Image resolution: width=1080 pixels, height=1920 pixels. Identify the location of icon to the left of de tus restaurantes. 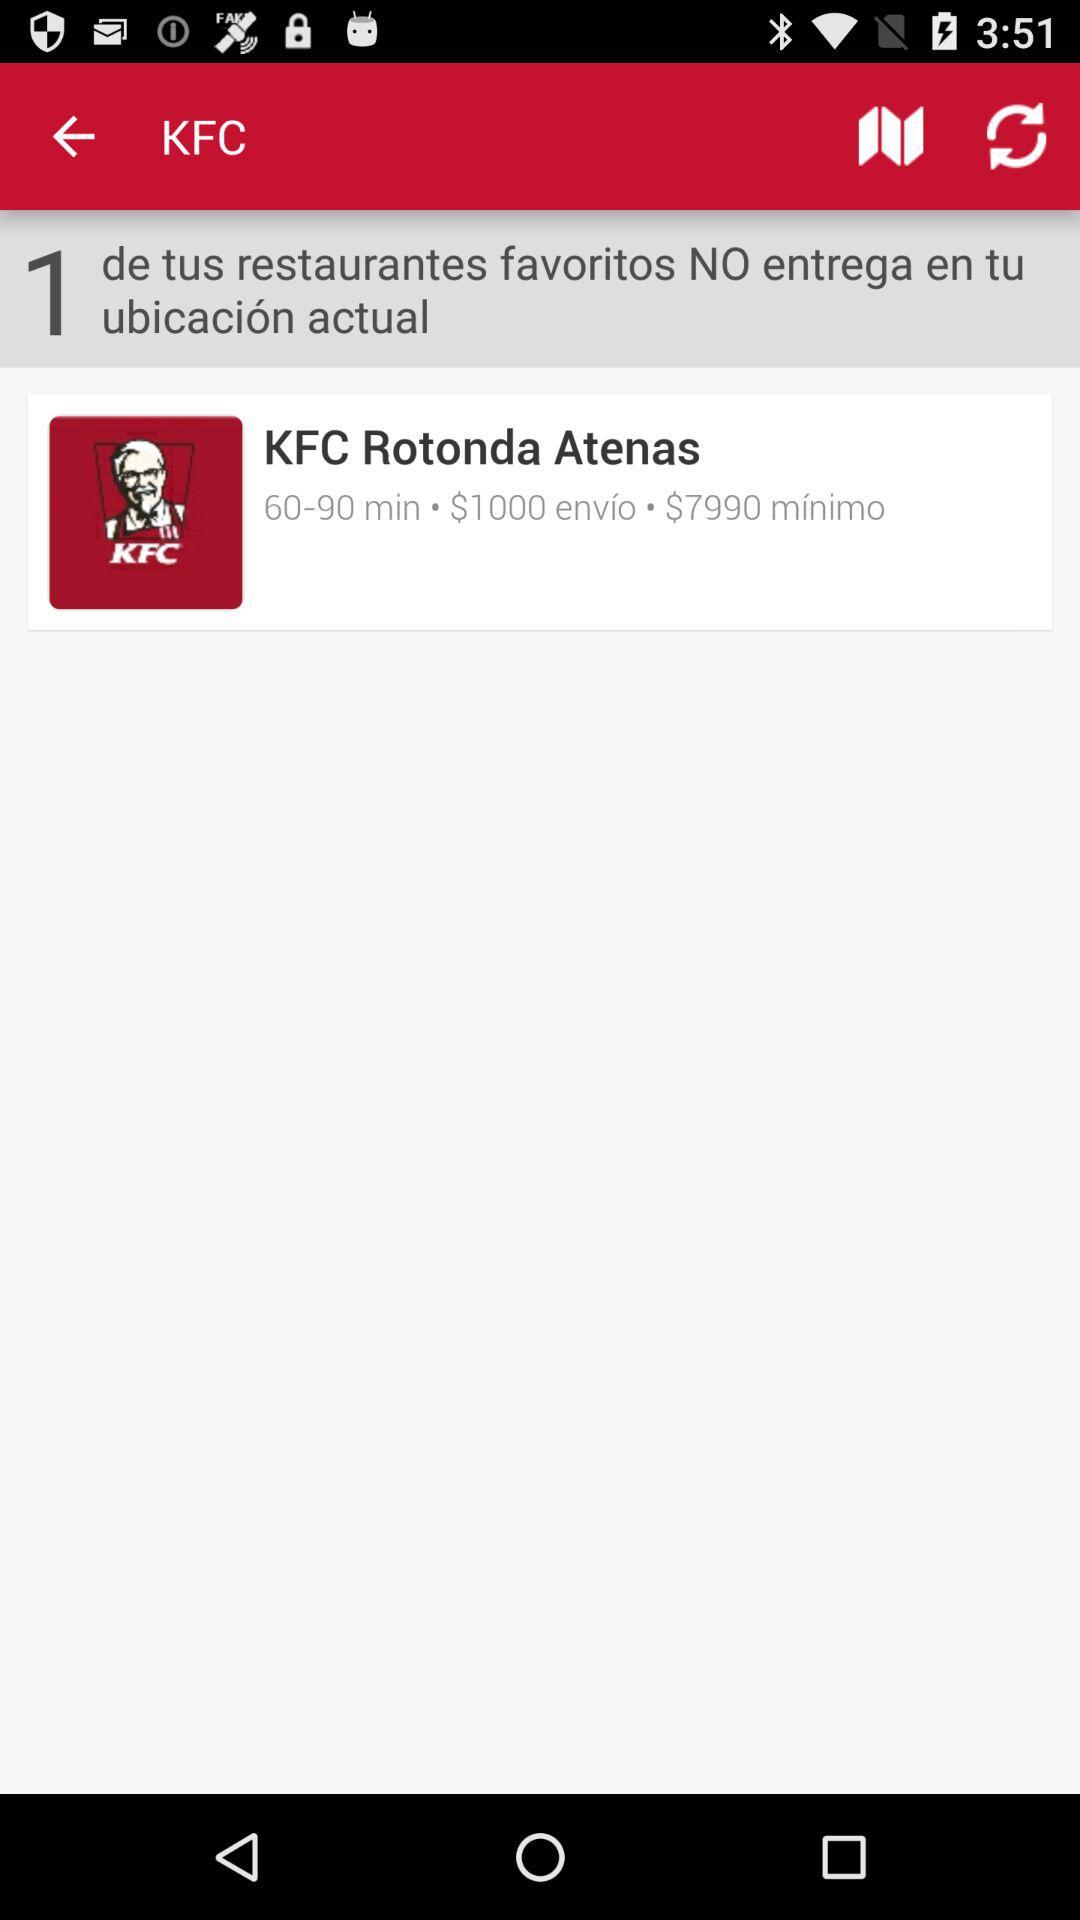
(51, 287).